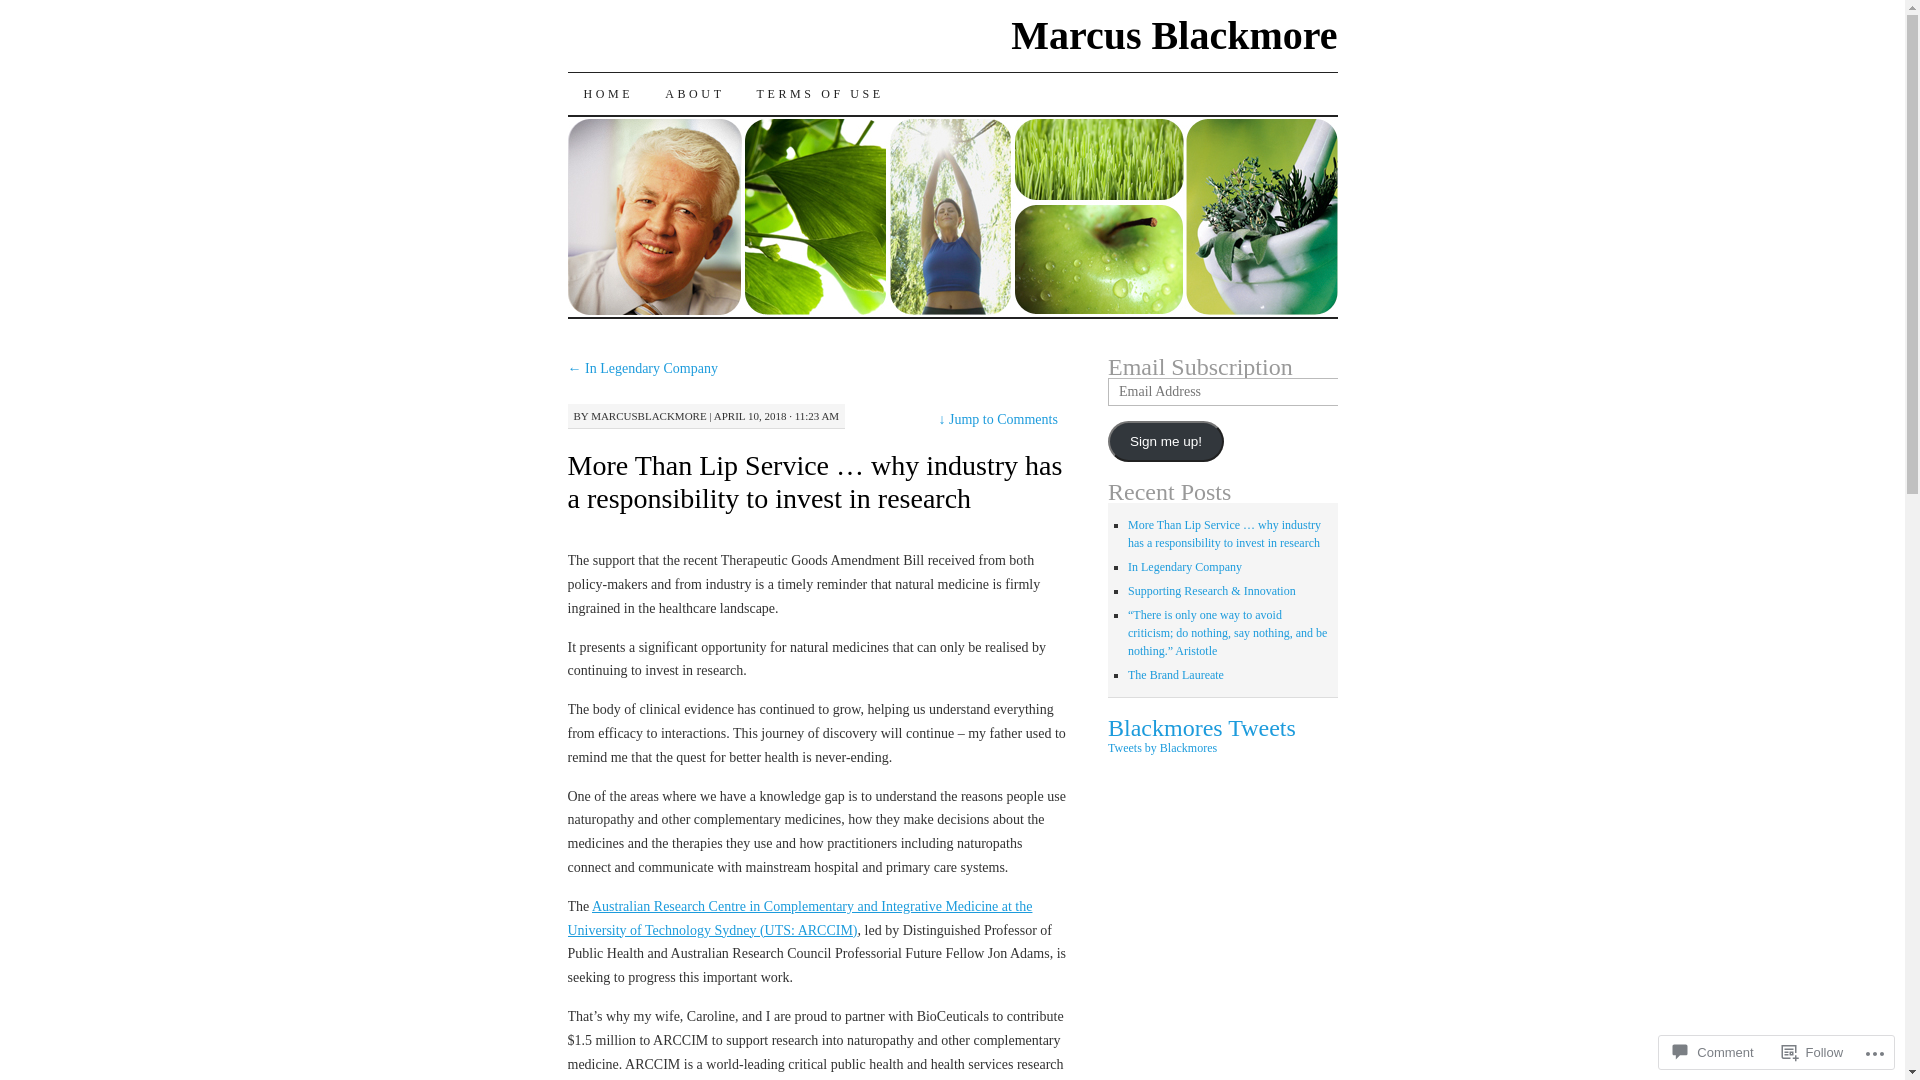 The image size is (1920, 1080). I want to click on 'TERMS OF USE', so click(820, 93).